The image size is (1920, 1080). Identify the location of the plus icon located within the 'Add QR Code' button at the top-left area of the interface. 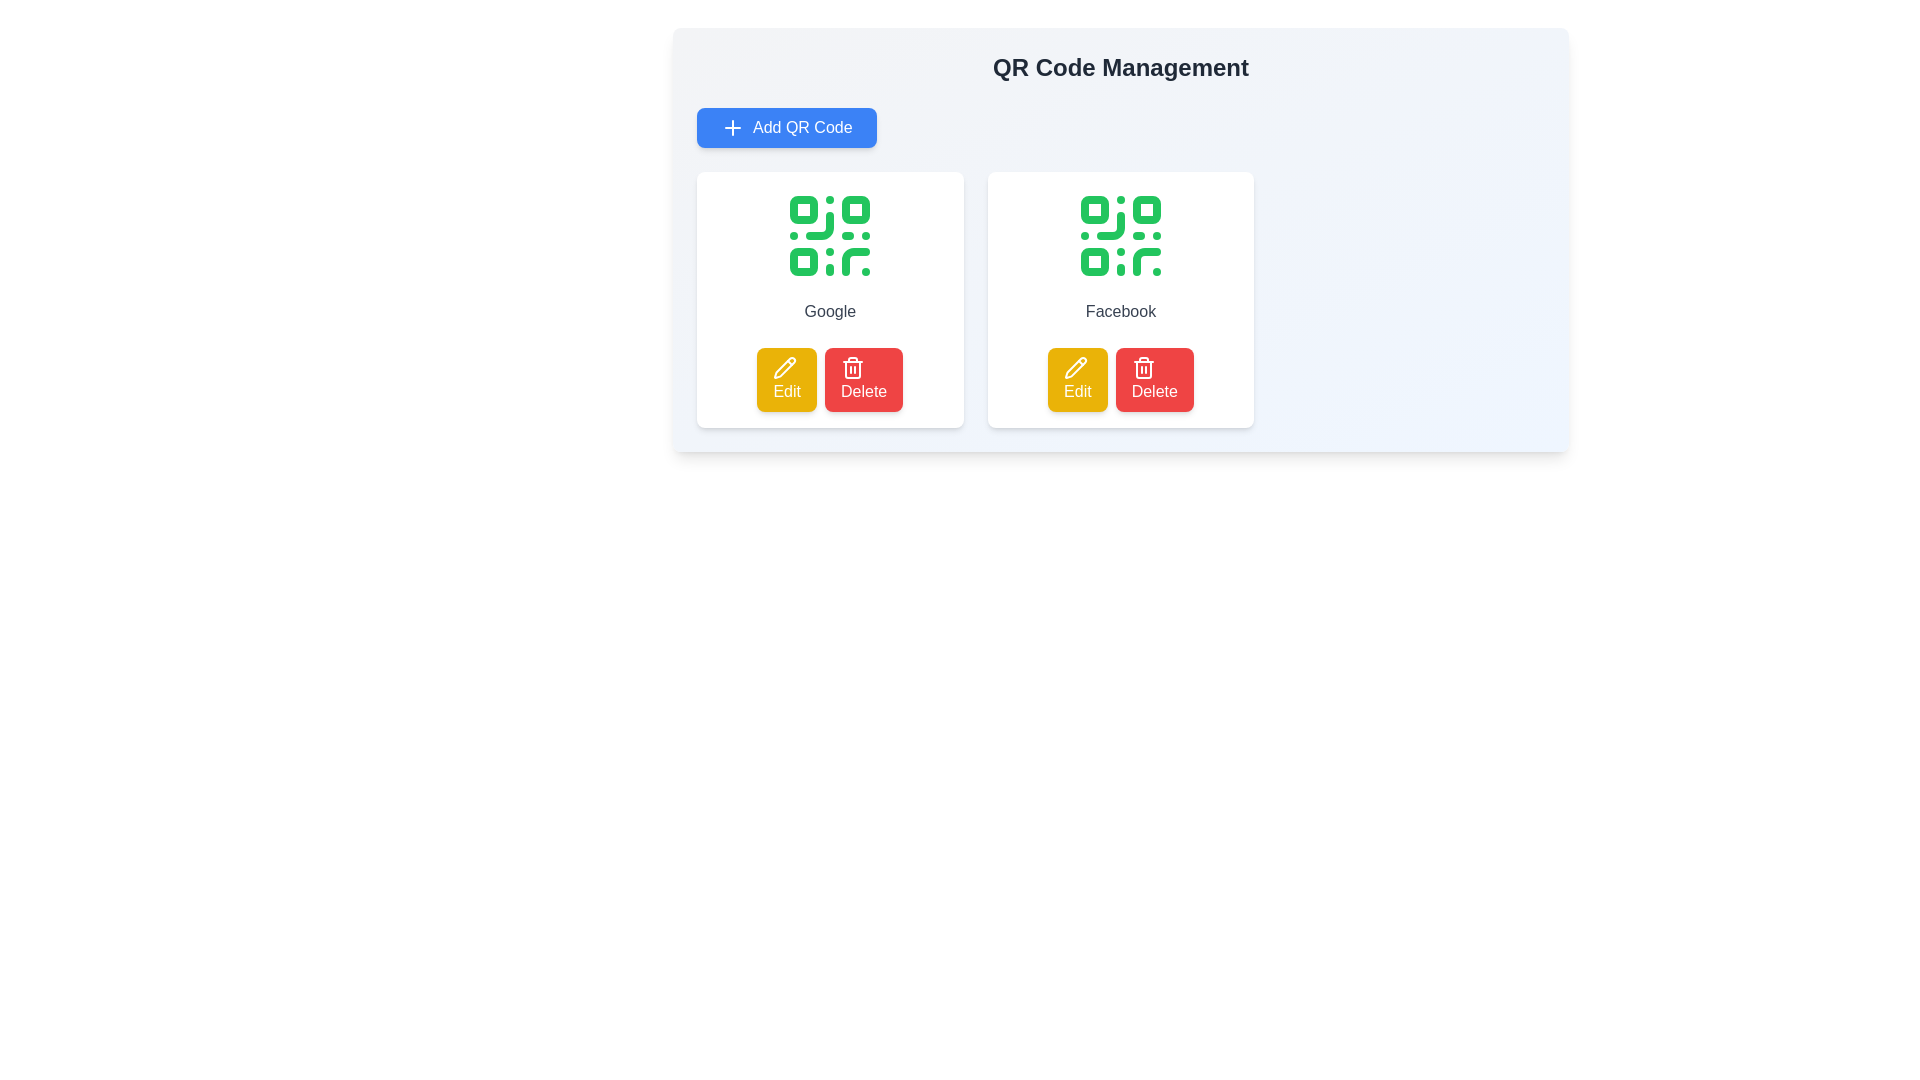
(732, 127).